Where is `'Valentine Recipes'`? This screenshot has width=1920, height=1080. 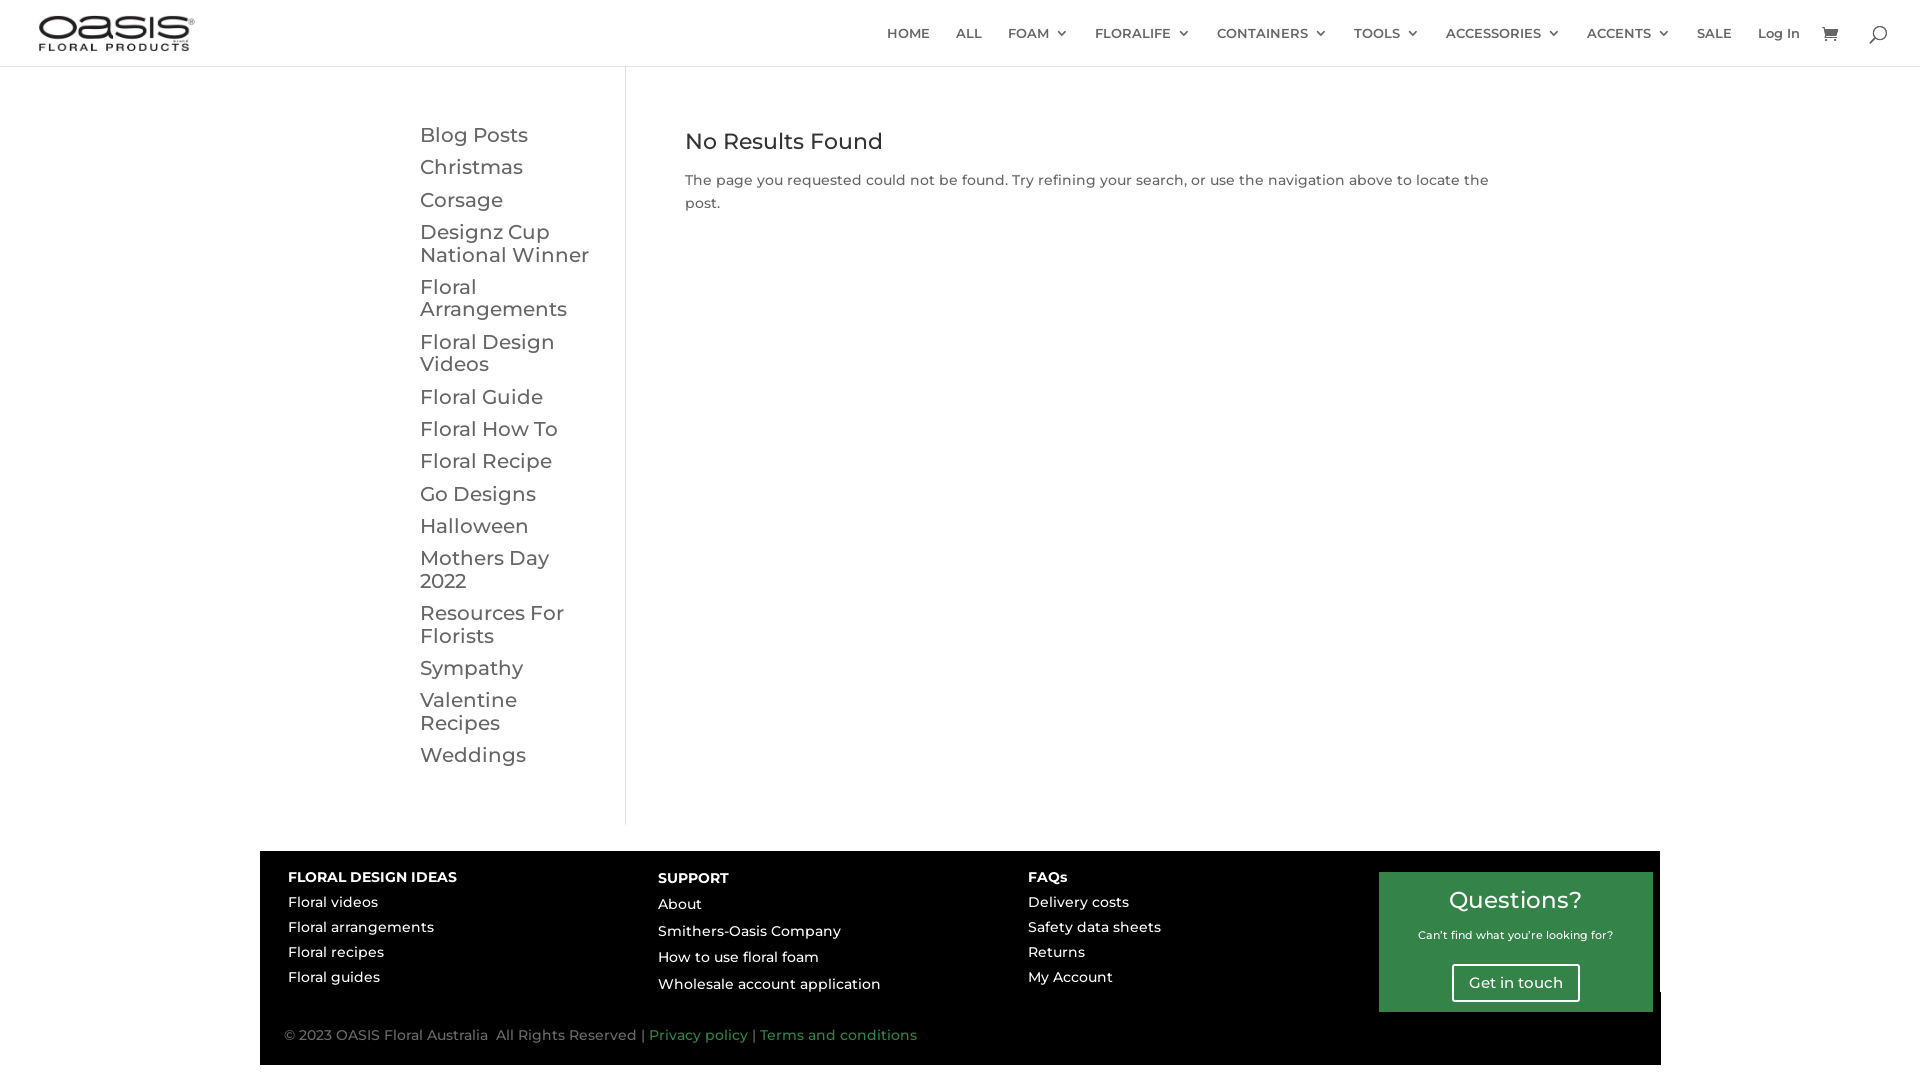 'Valentine Recipes' is located at coordinates (419, 709).